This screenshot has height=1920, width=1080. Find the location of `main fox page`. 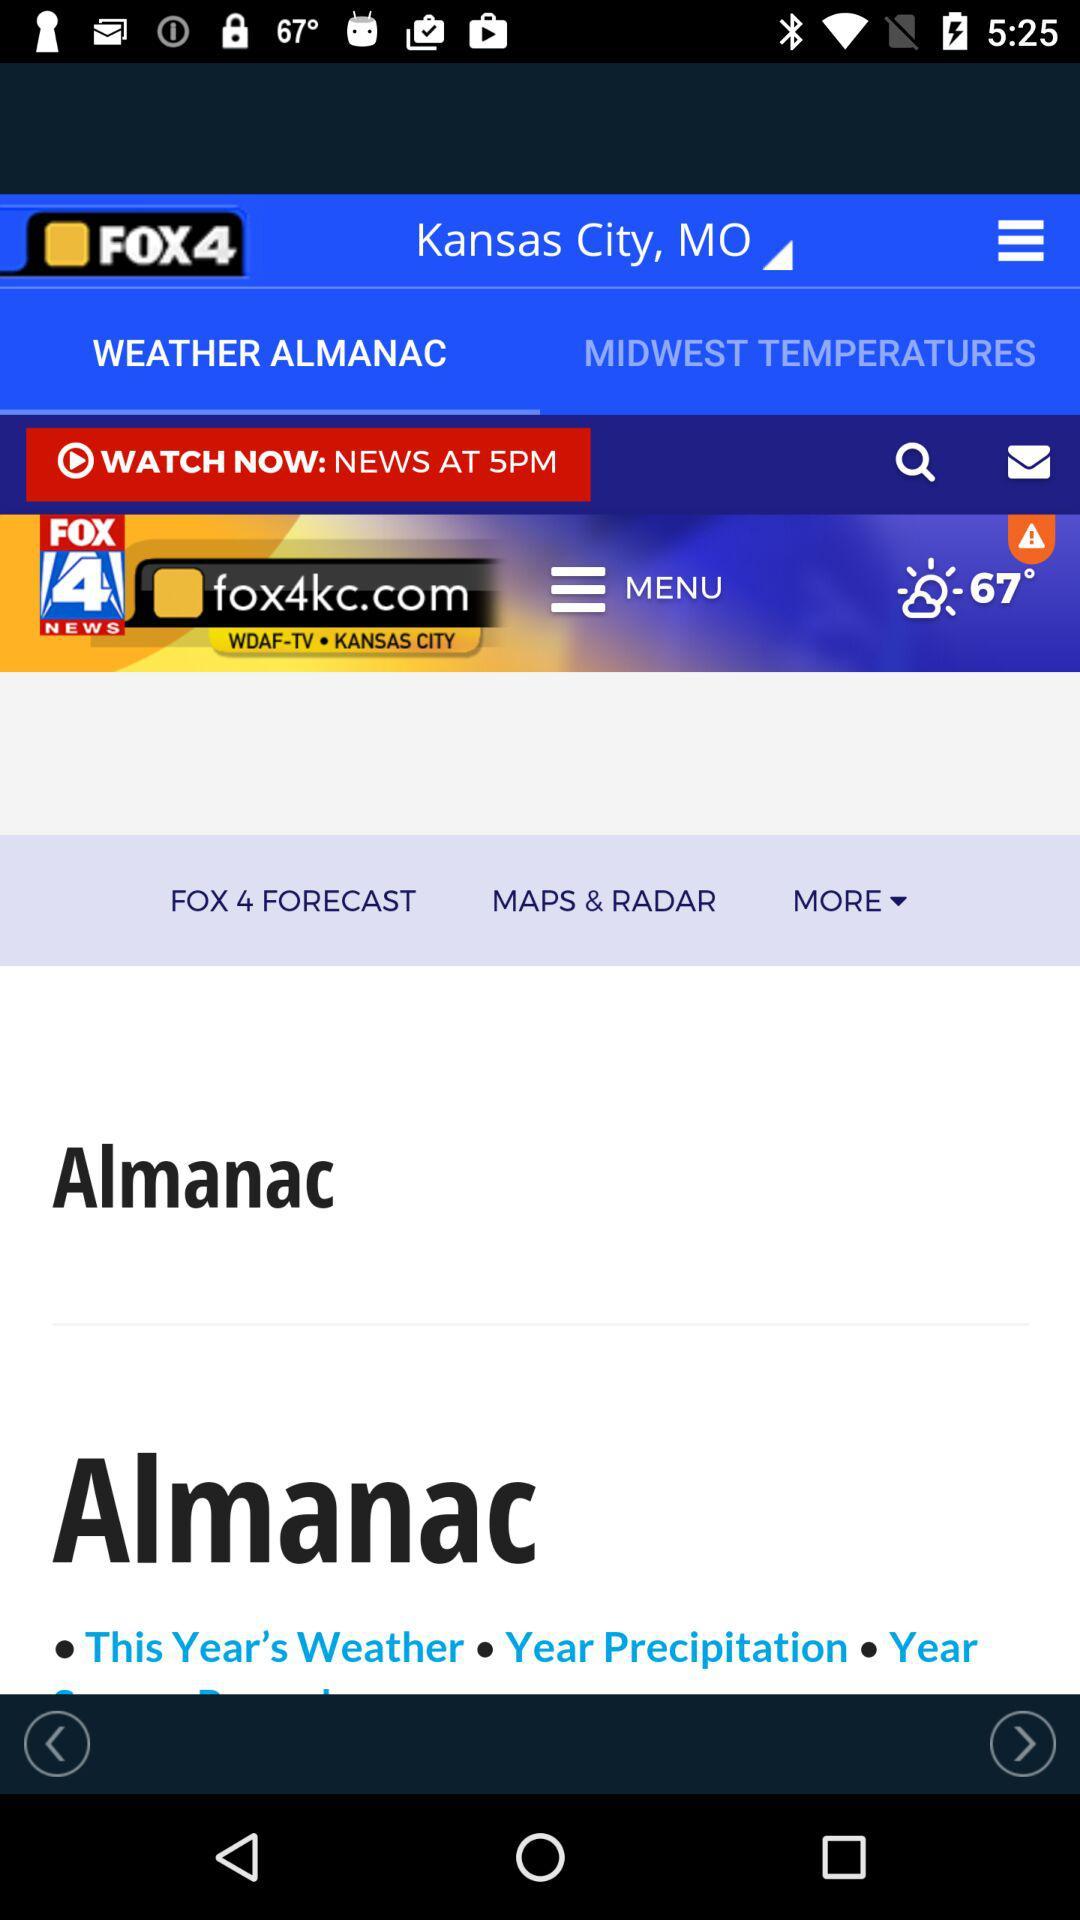

main fox page is located at coordinates (131, 240).